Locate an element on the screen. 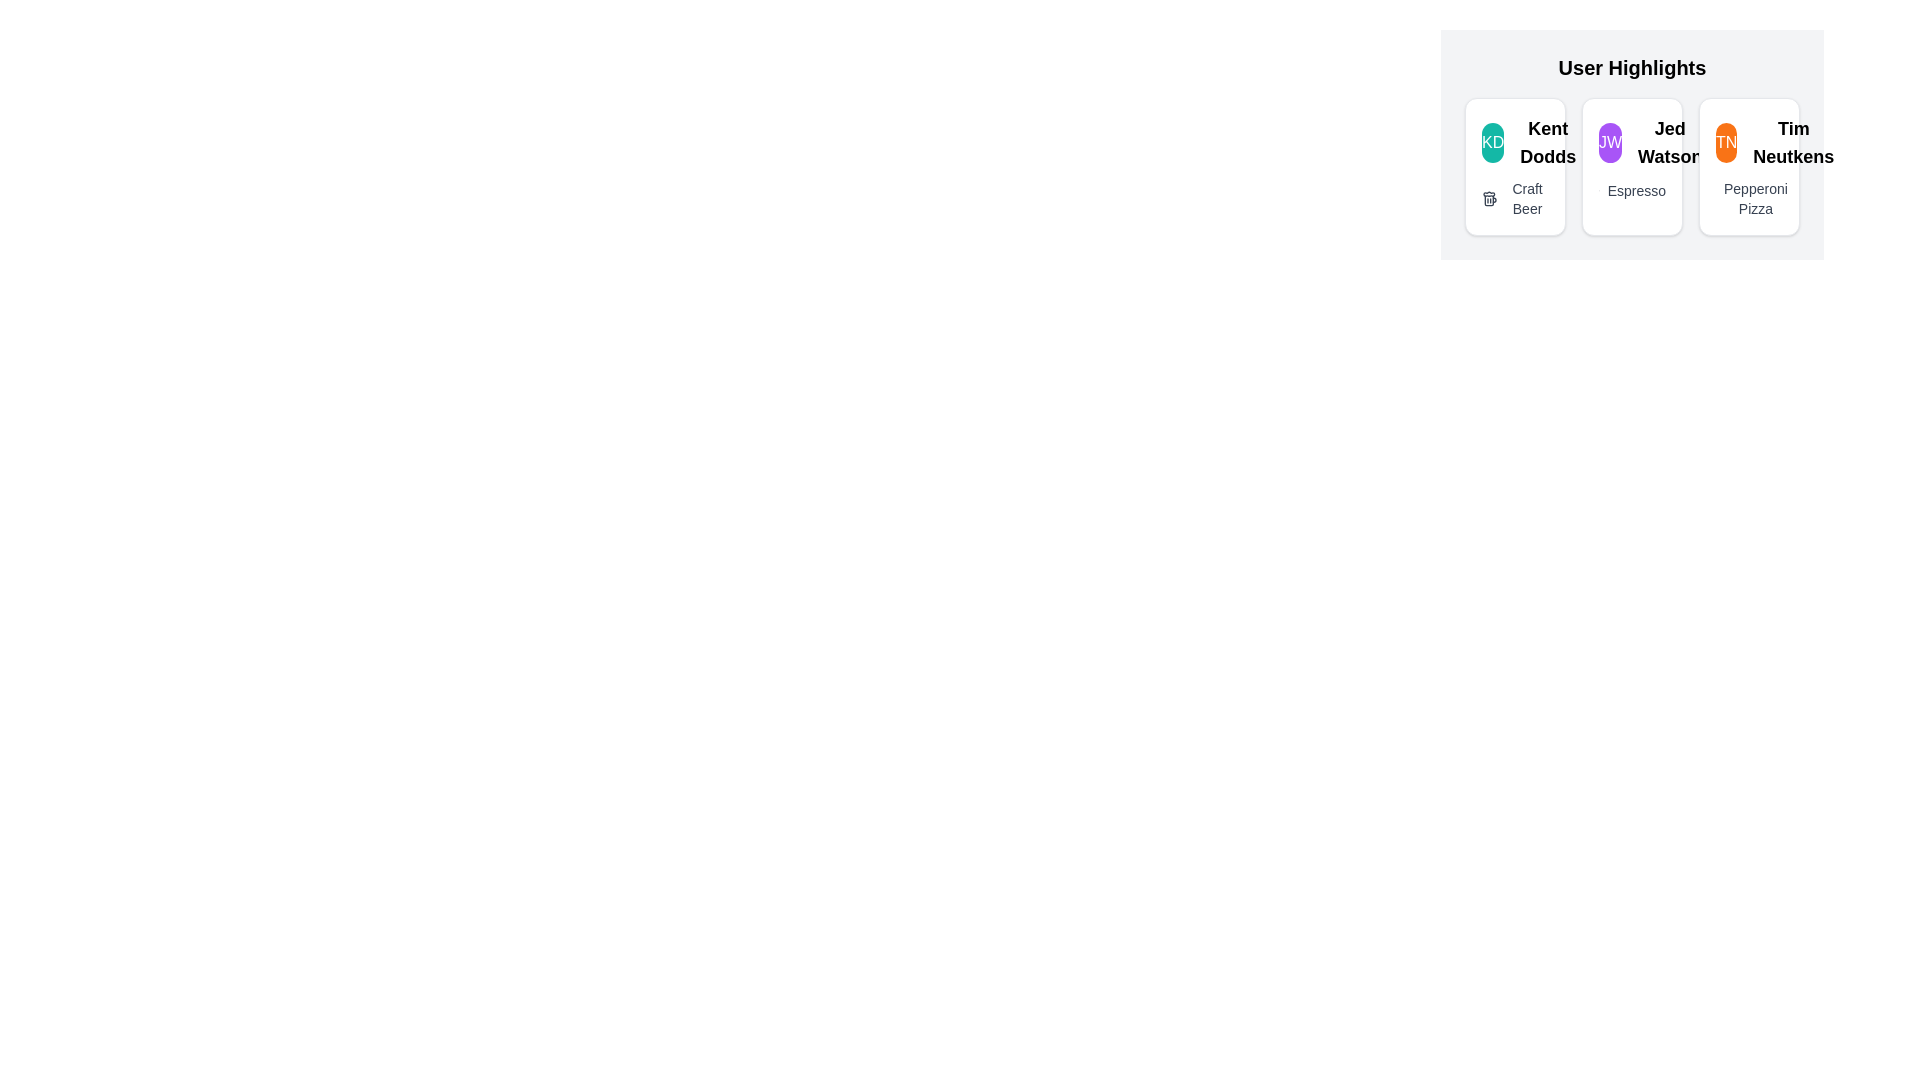 This screenshot has height=1080, width=1920. the text label indicating the preferred beverage for the user 'Jed Watson', located at the lower section of the card beneath the avatar and name is located at coordinates (1636, 191).